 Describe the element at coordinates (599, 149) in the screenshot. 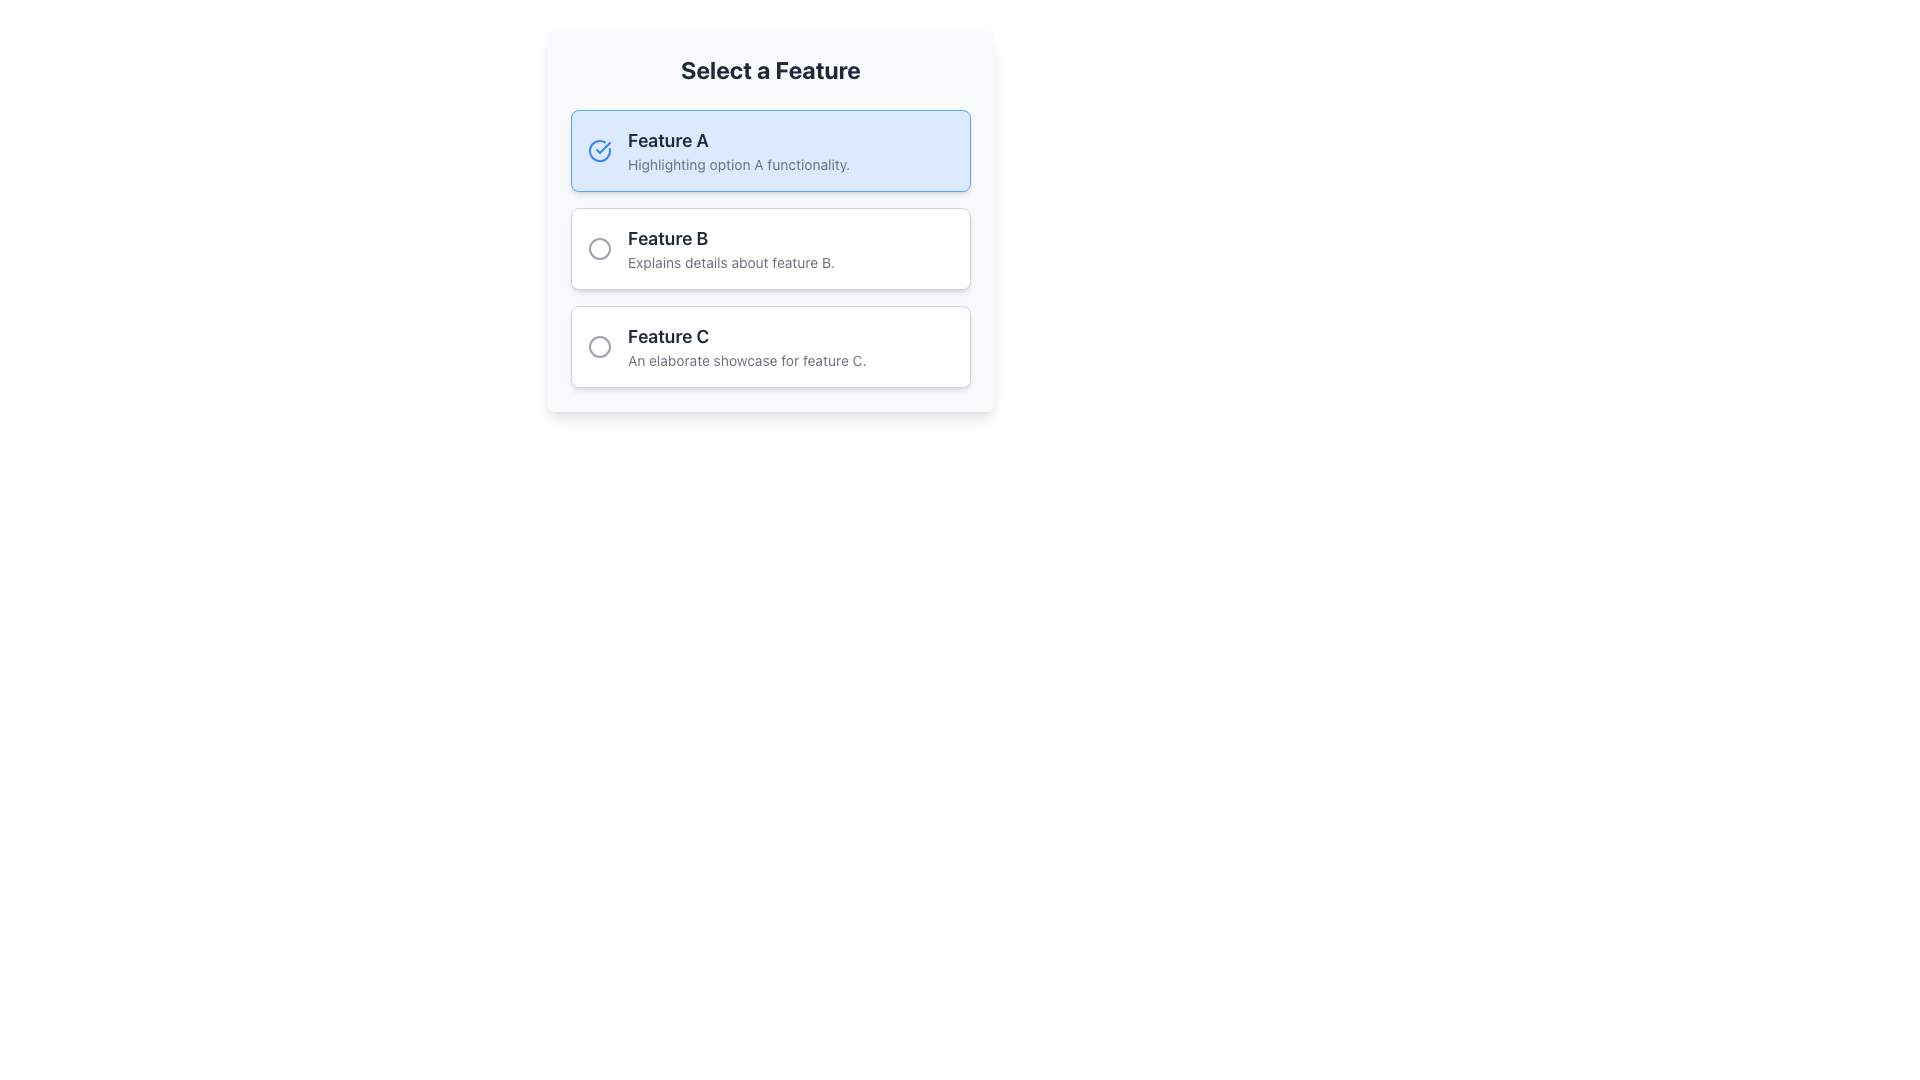

I see `the circular light blue icon with a checkmark that is part of the option selection interface for 'Feature A'` at that location.